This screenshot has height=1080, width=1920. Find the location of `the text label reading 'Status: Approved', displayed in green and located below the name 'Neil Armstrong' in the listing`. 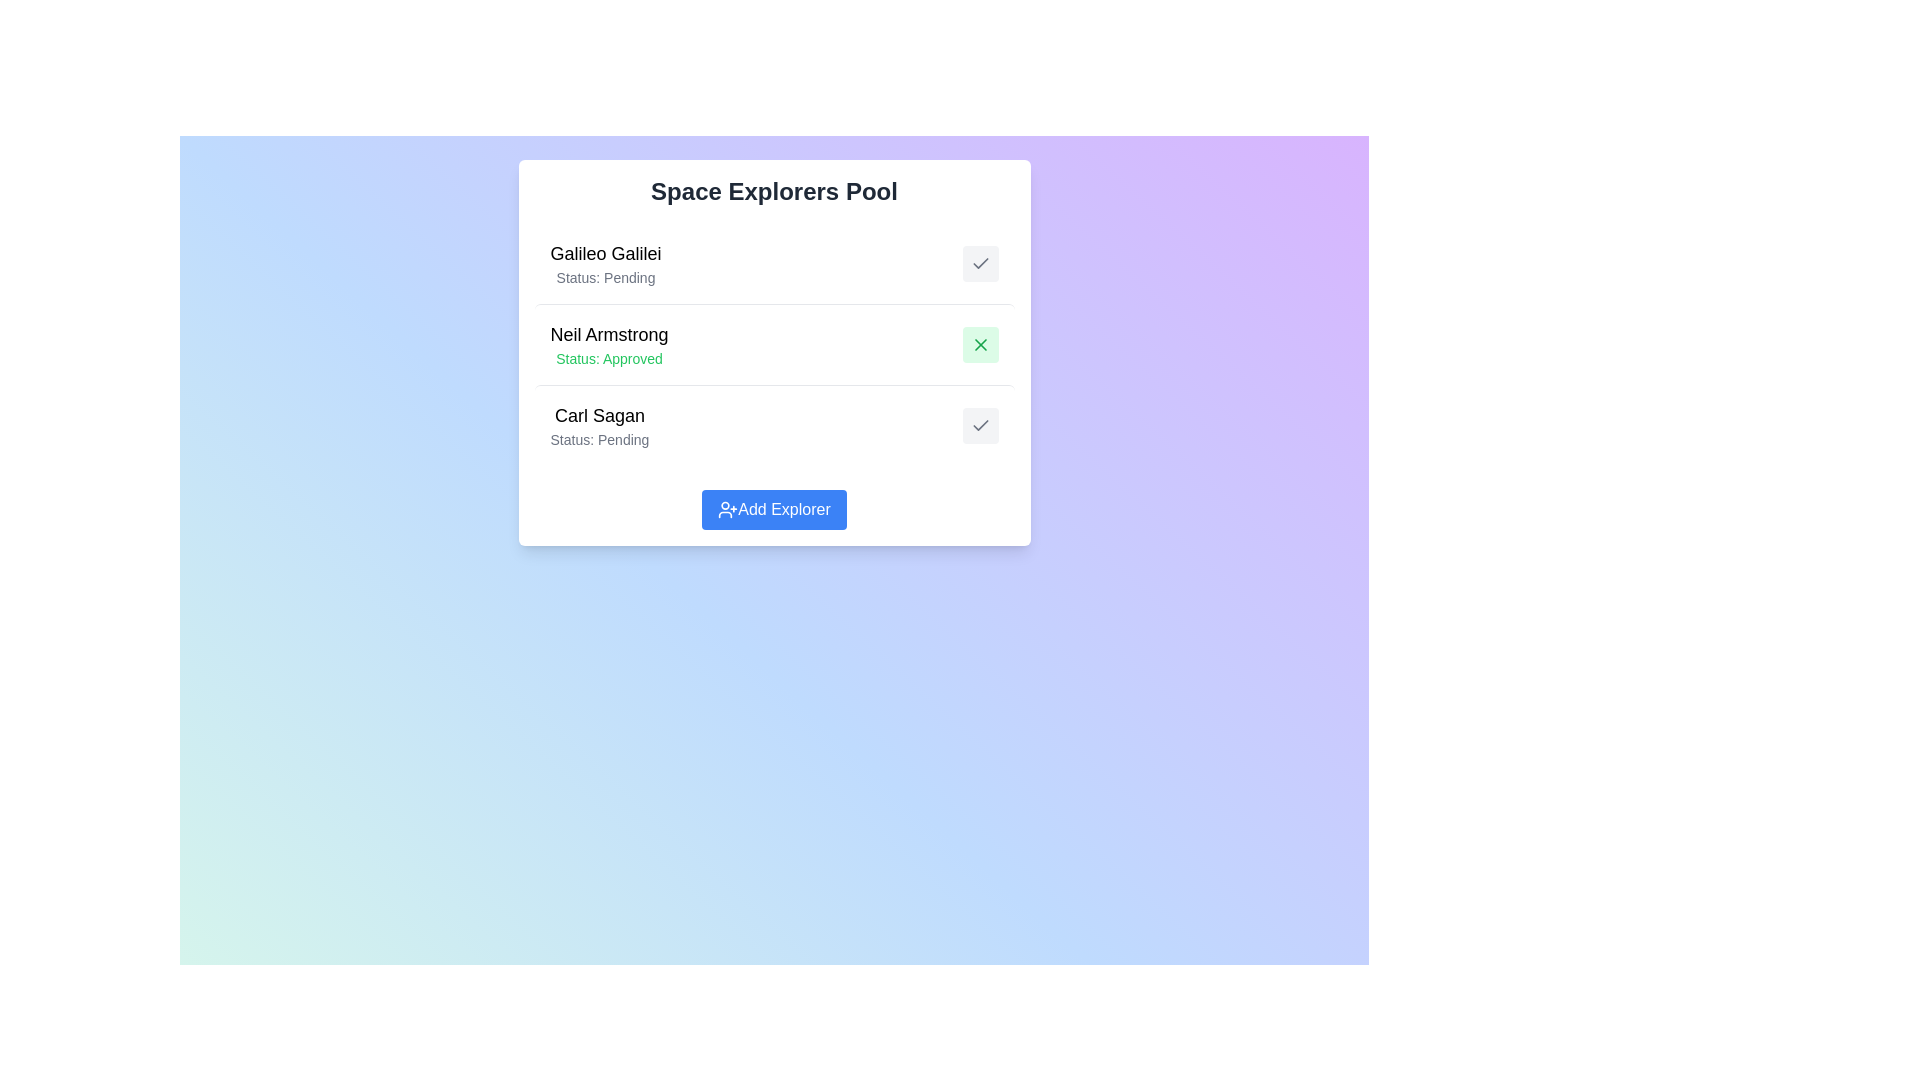

the text label reading 'Status: Approved', displayed in green and located below the name 'Neil Armstrong' in the listing is located at coordinates (608, 357).